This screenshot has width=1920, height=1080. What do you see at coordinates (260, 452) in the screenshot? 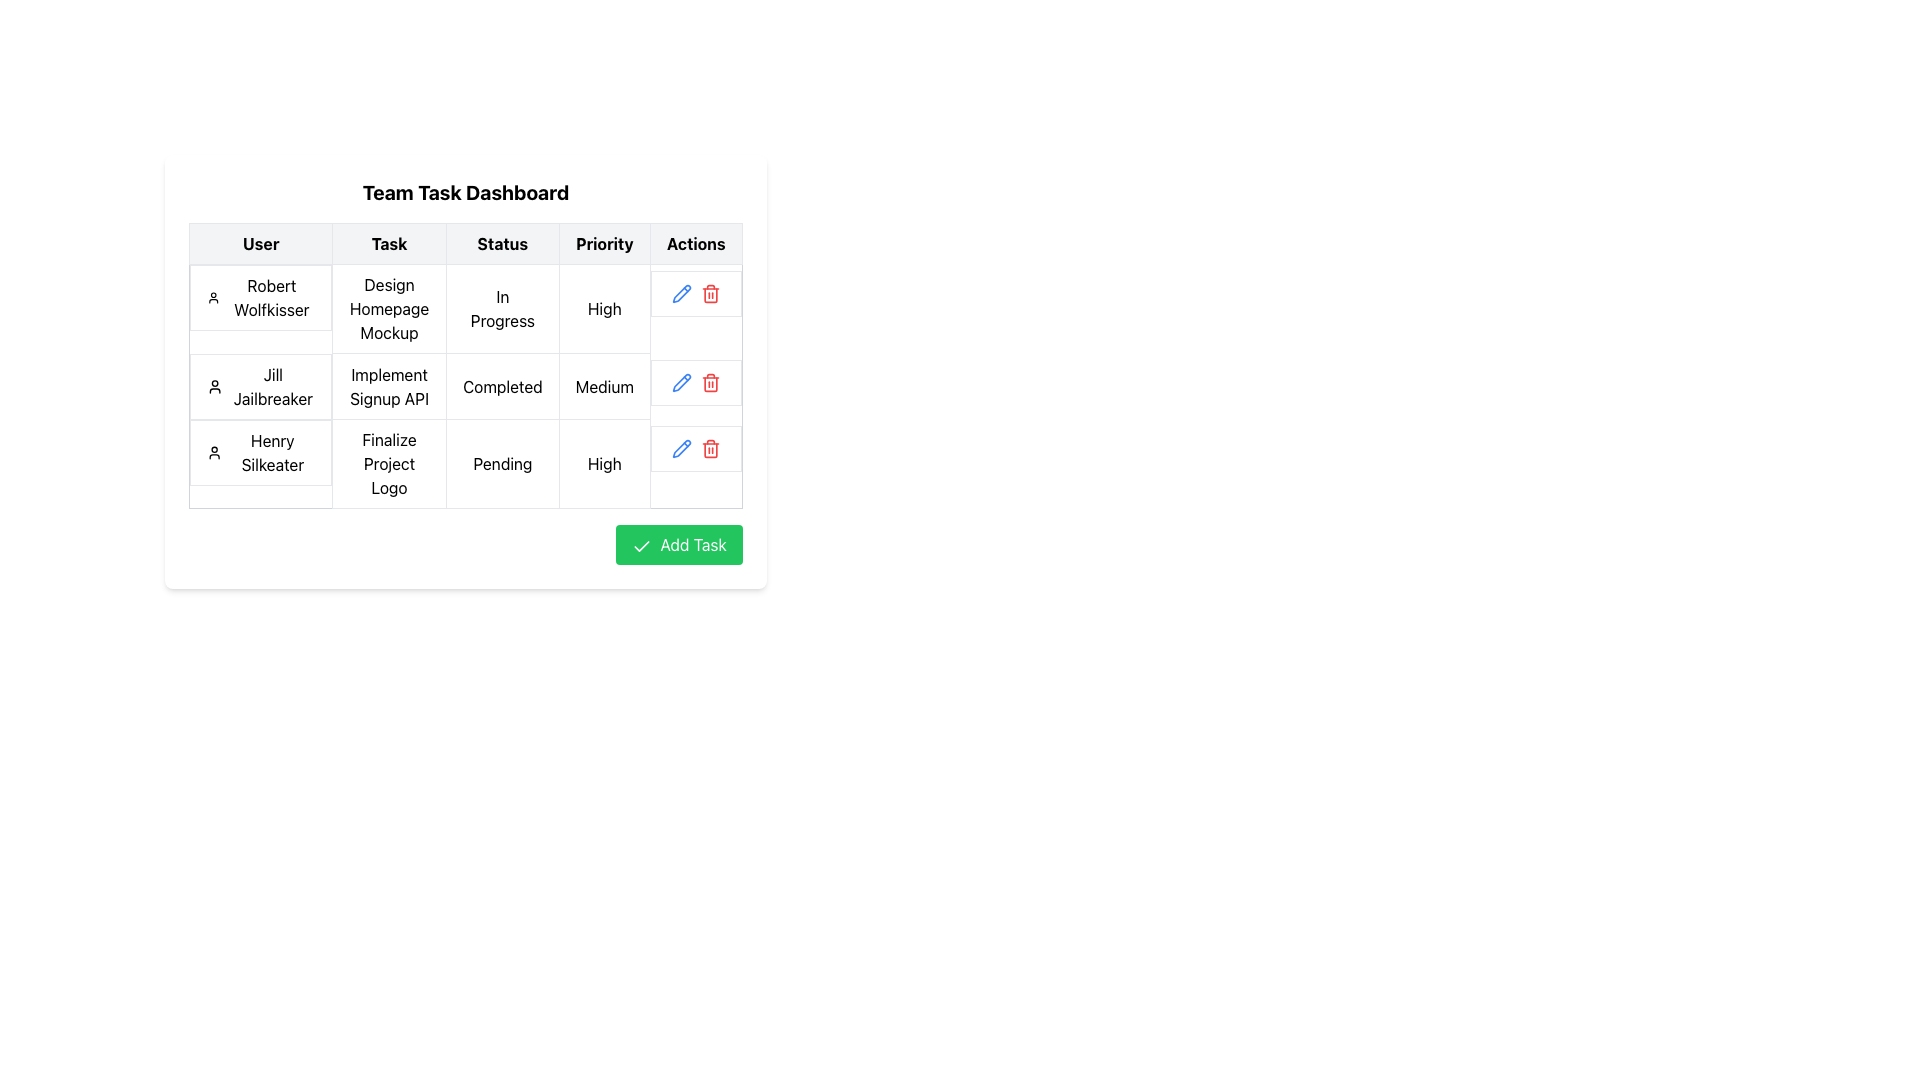
I see `the text and icon element displaying 'Henry Silkeater' in the first column of the third row in the 'Team Task Dashboard' table` at bounding box center [260, 452].